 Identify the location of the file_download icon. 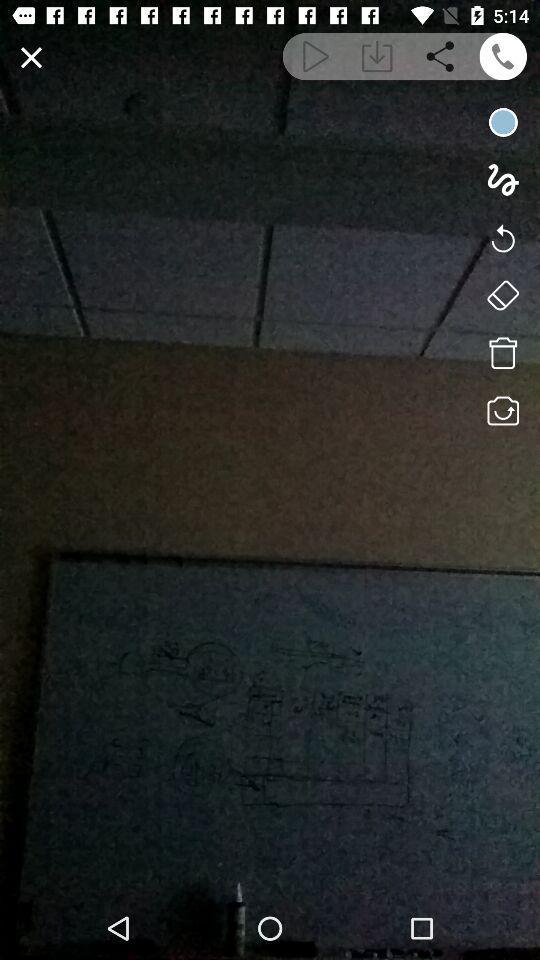
(377, 55).